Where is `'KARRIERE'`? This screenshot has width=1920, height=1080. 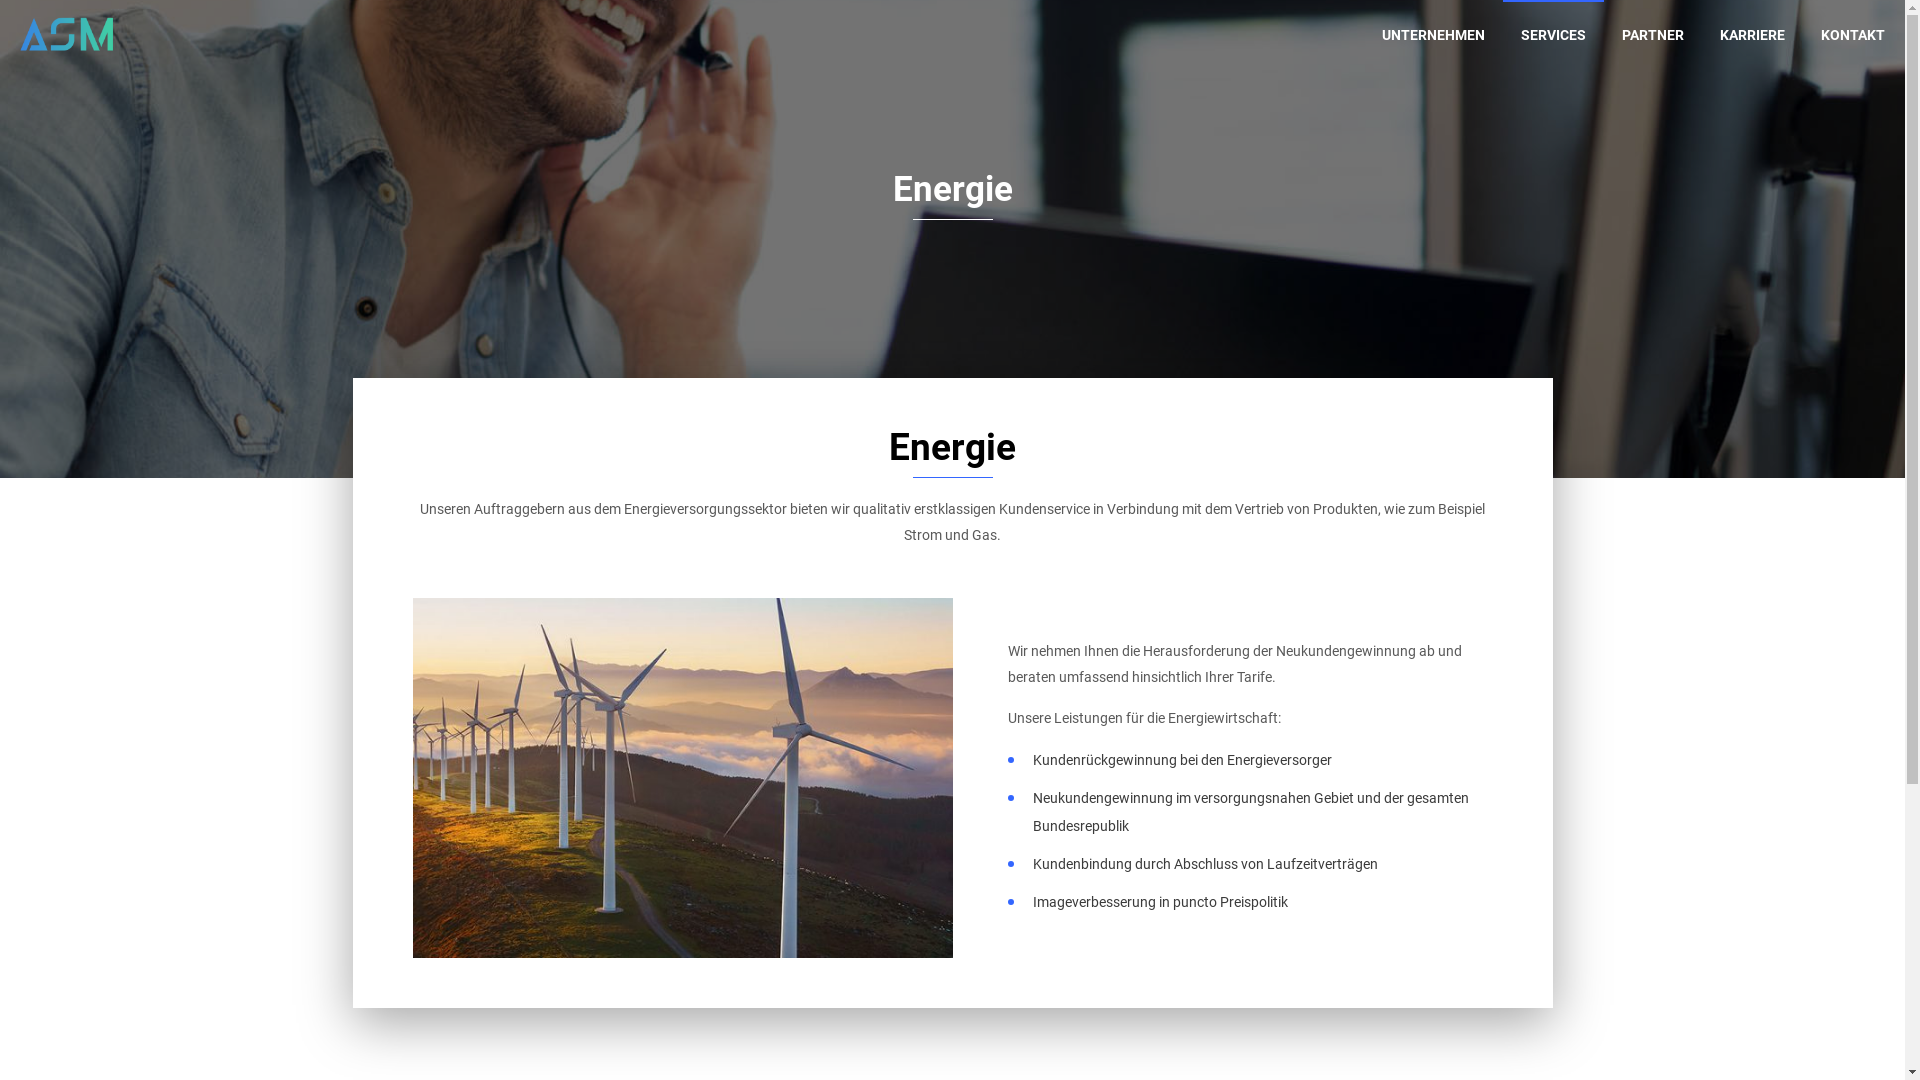
'KARRIERE' is located at coordinates (1751, 34).